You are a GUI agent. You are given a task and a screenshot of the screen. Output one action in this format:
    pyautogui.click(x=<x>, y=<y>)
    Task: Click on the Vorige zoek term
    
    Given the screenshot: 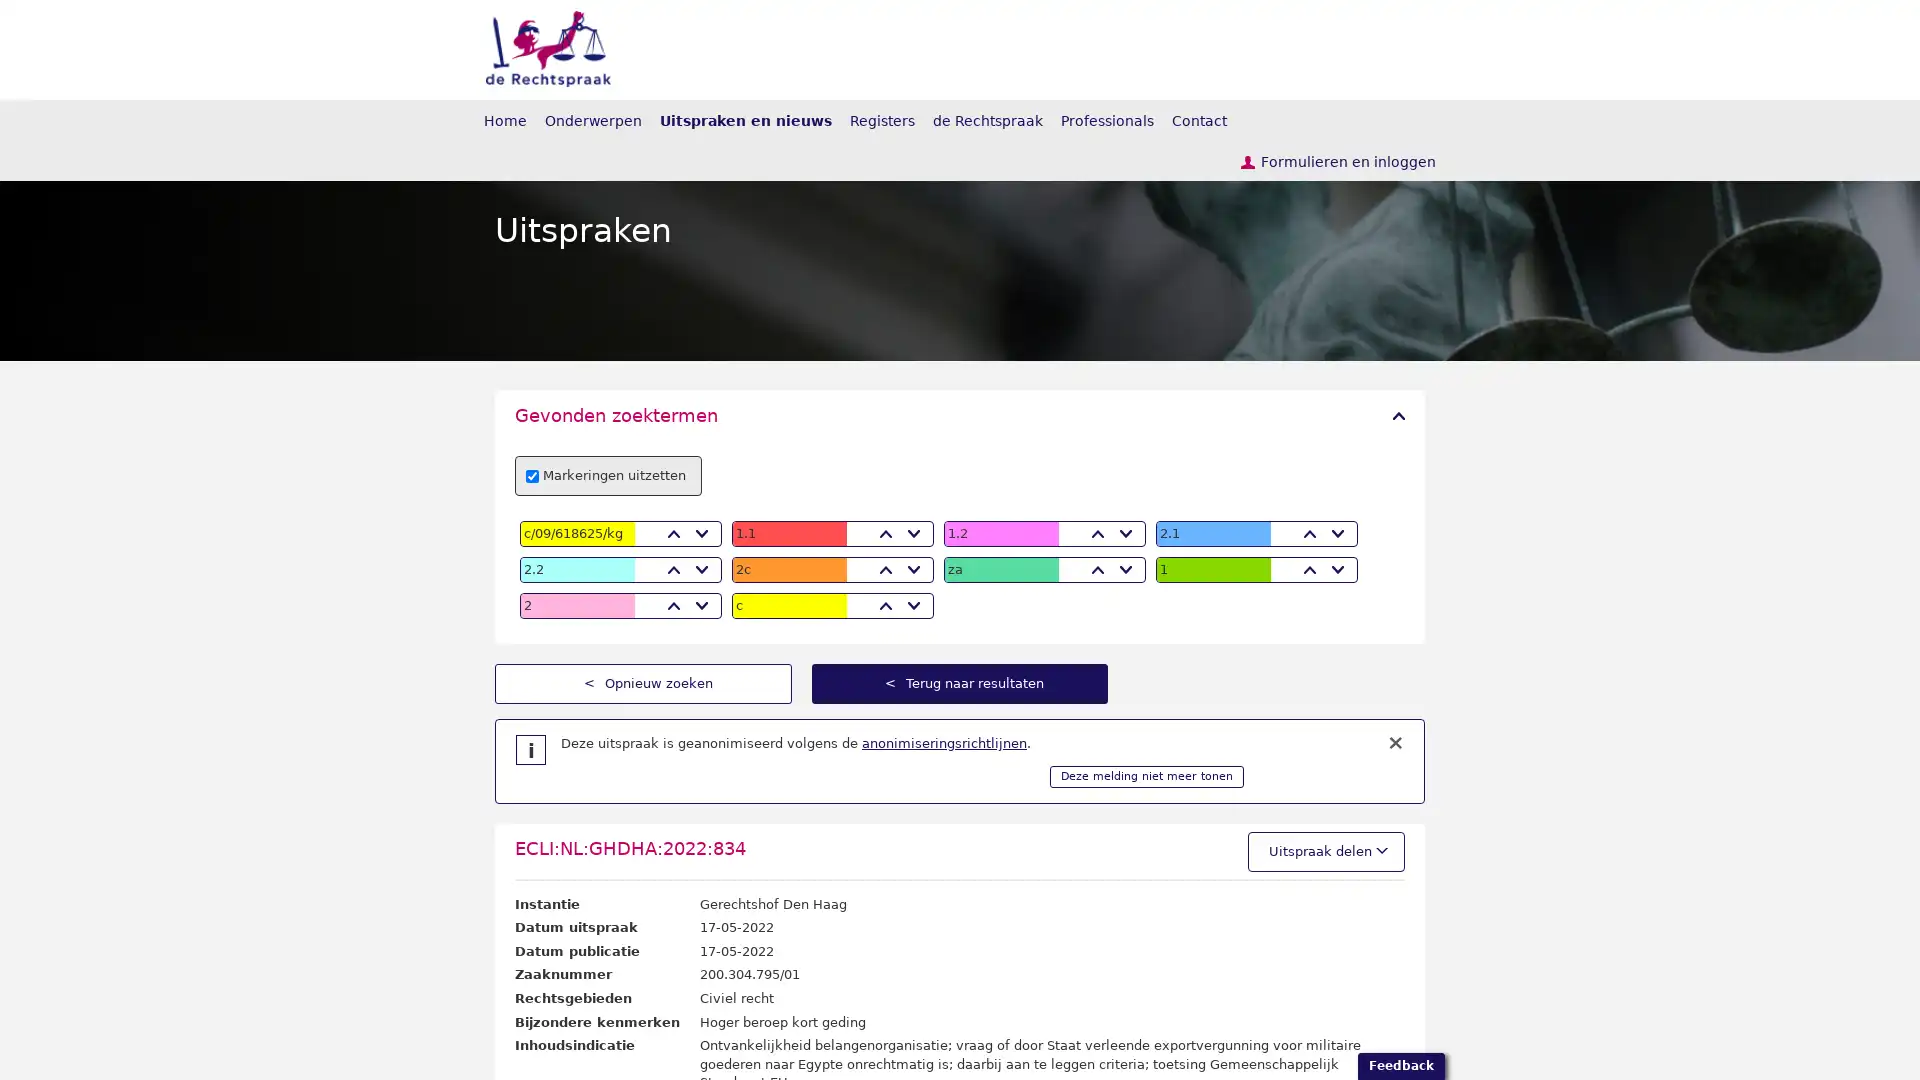 What is the action you would take?
    pyautogui.click(x=1310, y=531)
    